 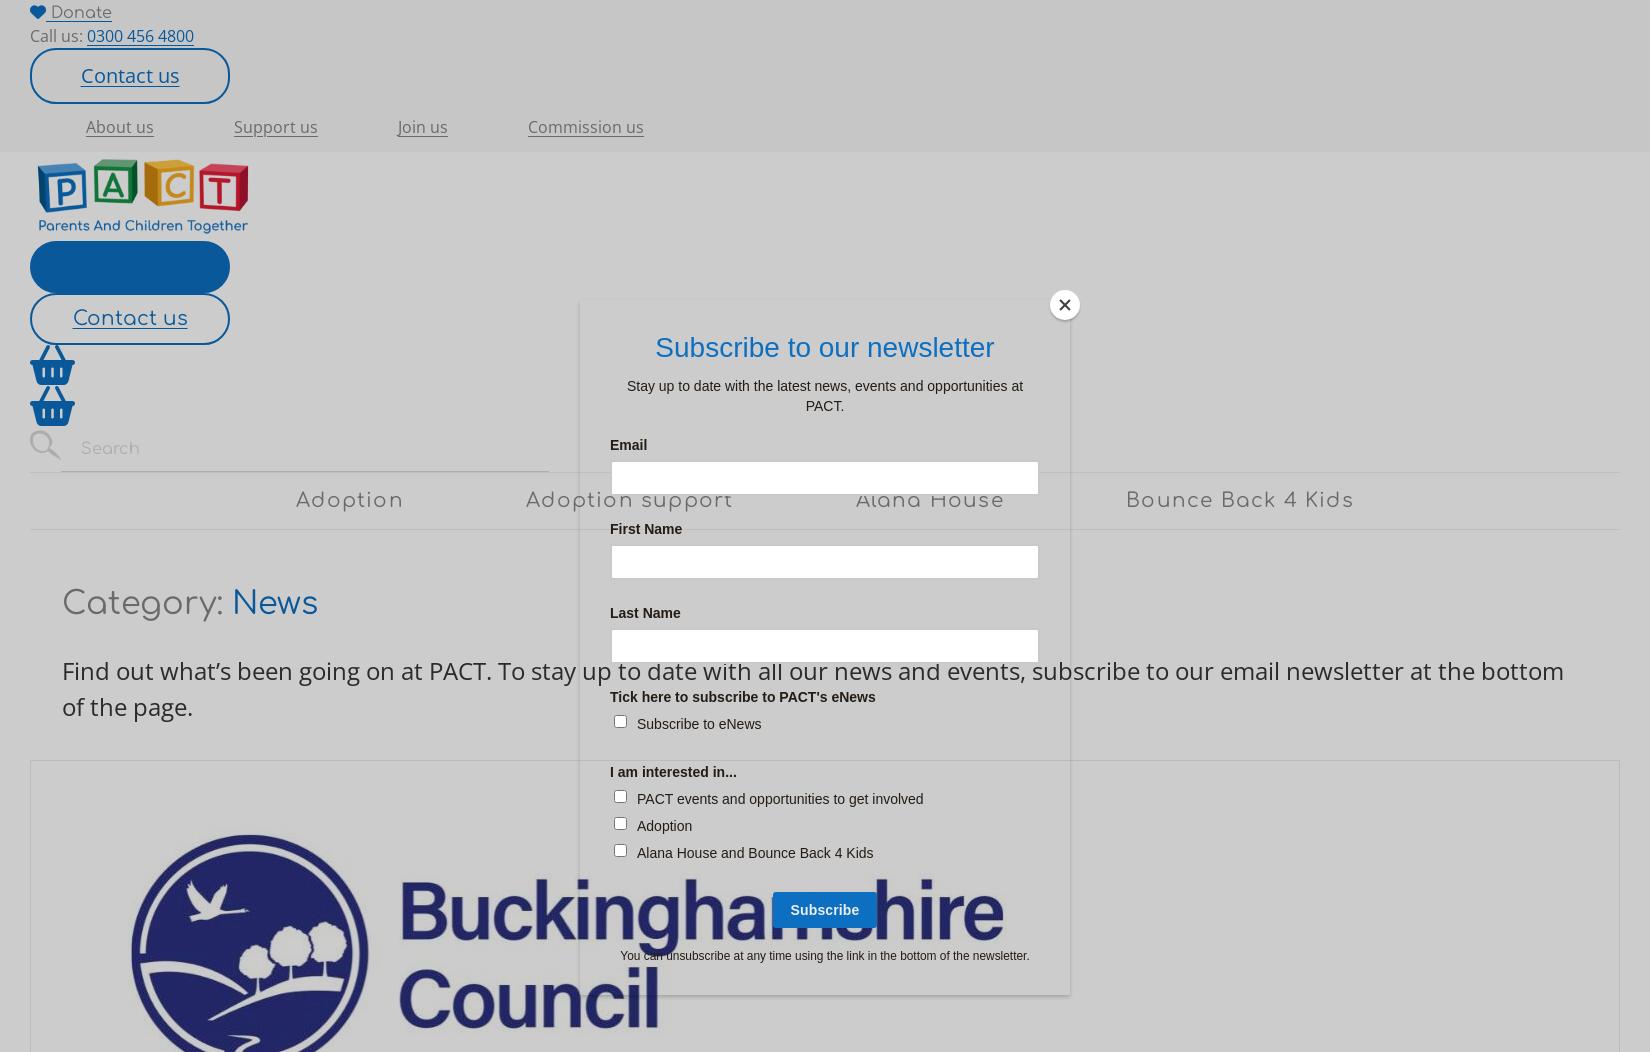 I want to click on 'Thanks!', so click(x=102, y=266).